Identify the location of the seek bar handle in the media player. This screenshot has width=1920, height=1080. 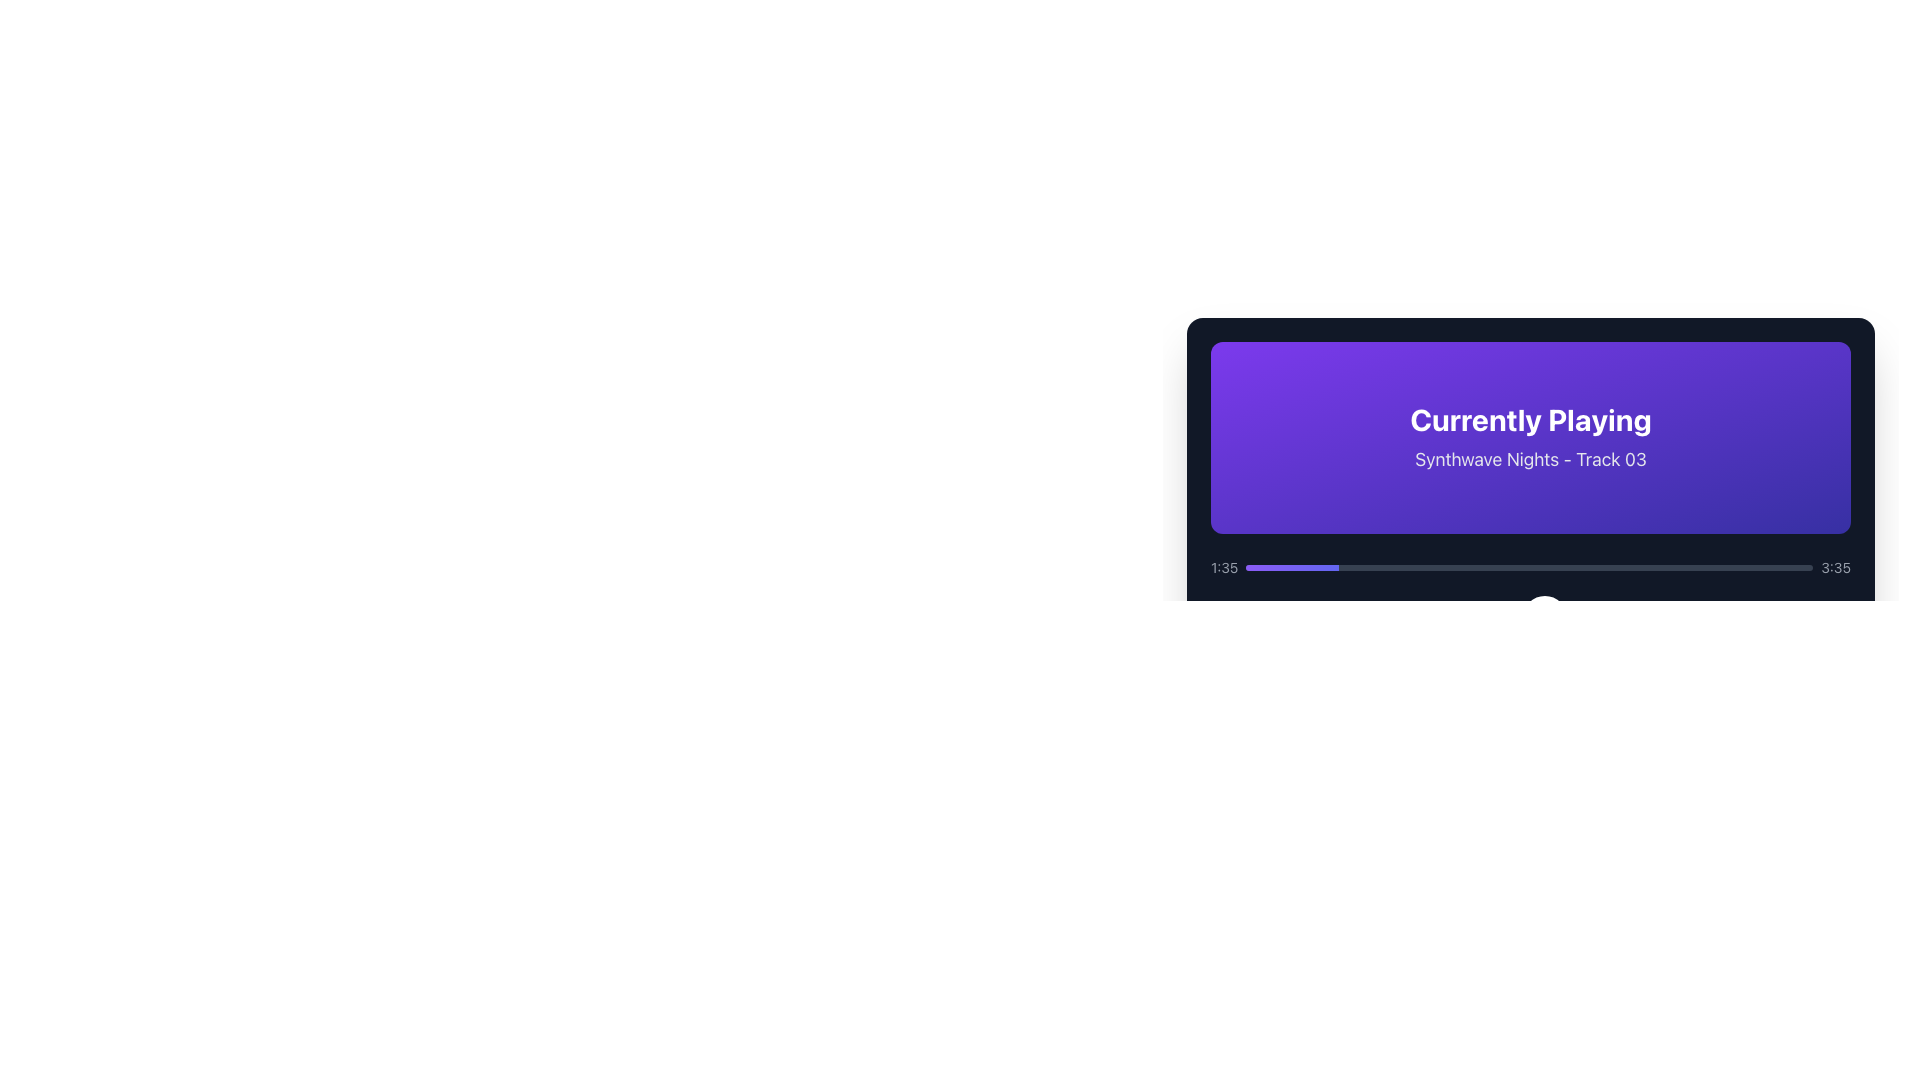
(1544, 616).